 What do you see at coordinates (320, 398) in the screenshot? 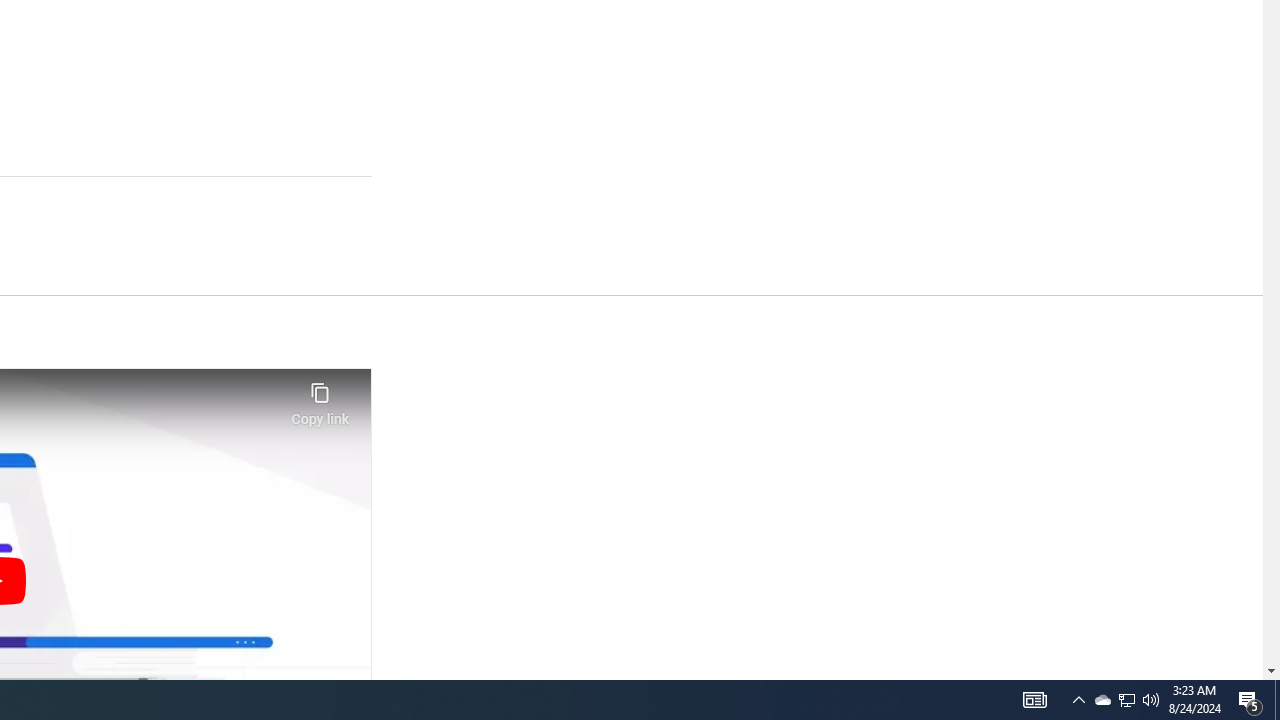
I see `'Copy link'` at bounding box center [320, 398].